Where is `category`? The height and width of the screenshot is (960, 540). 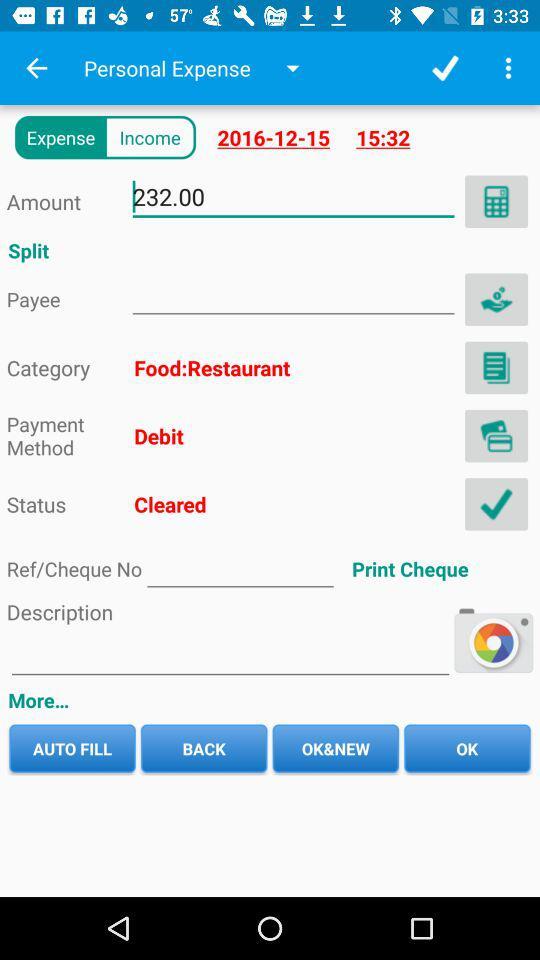 category is located at coordinates (495, 366).